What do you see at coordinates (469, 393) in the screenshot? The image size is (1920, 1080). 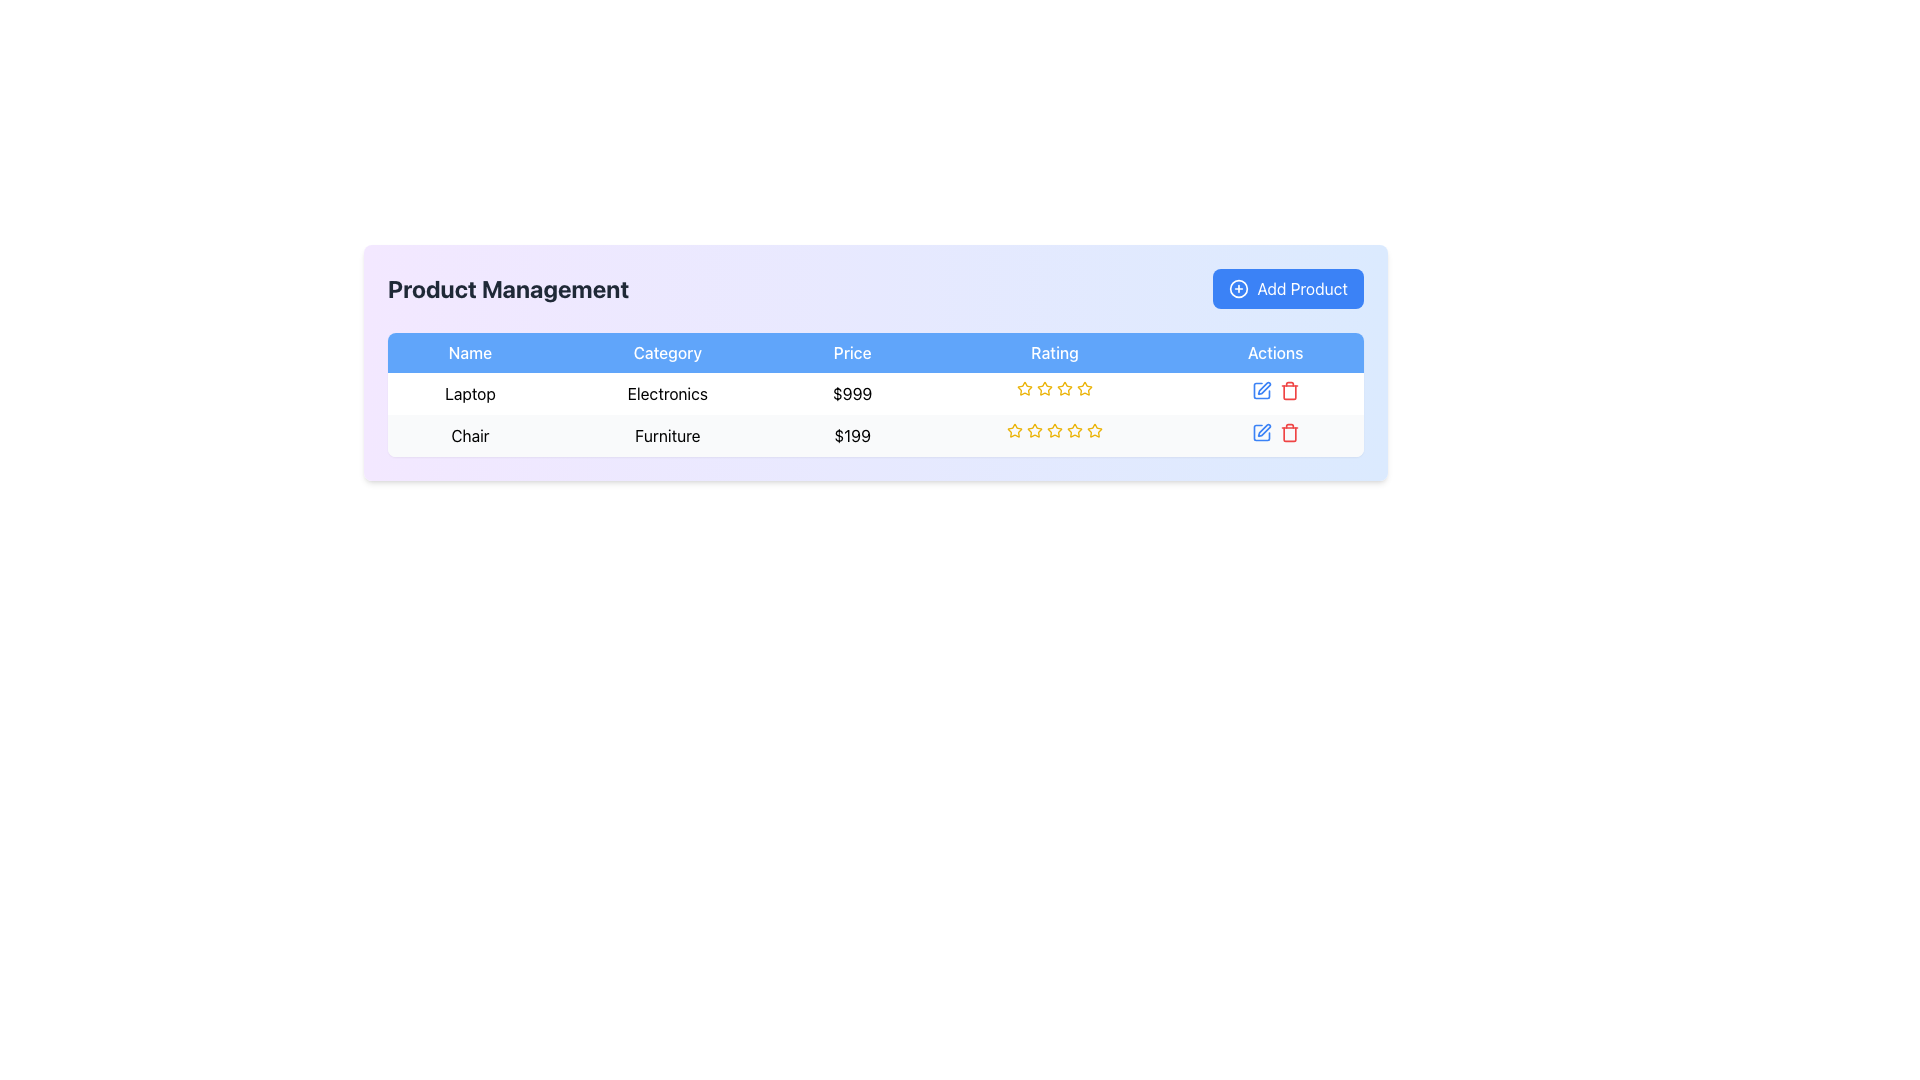 I see `the text label that identifies the product name in the first cell of the first data row of the table, located directly beneath the 'Name' header, to interact with adjacent components in the table` at bounding box center [469, 393].